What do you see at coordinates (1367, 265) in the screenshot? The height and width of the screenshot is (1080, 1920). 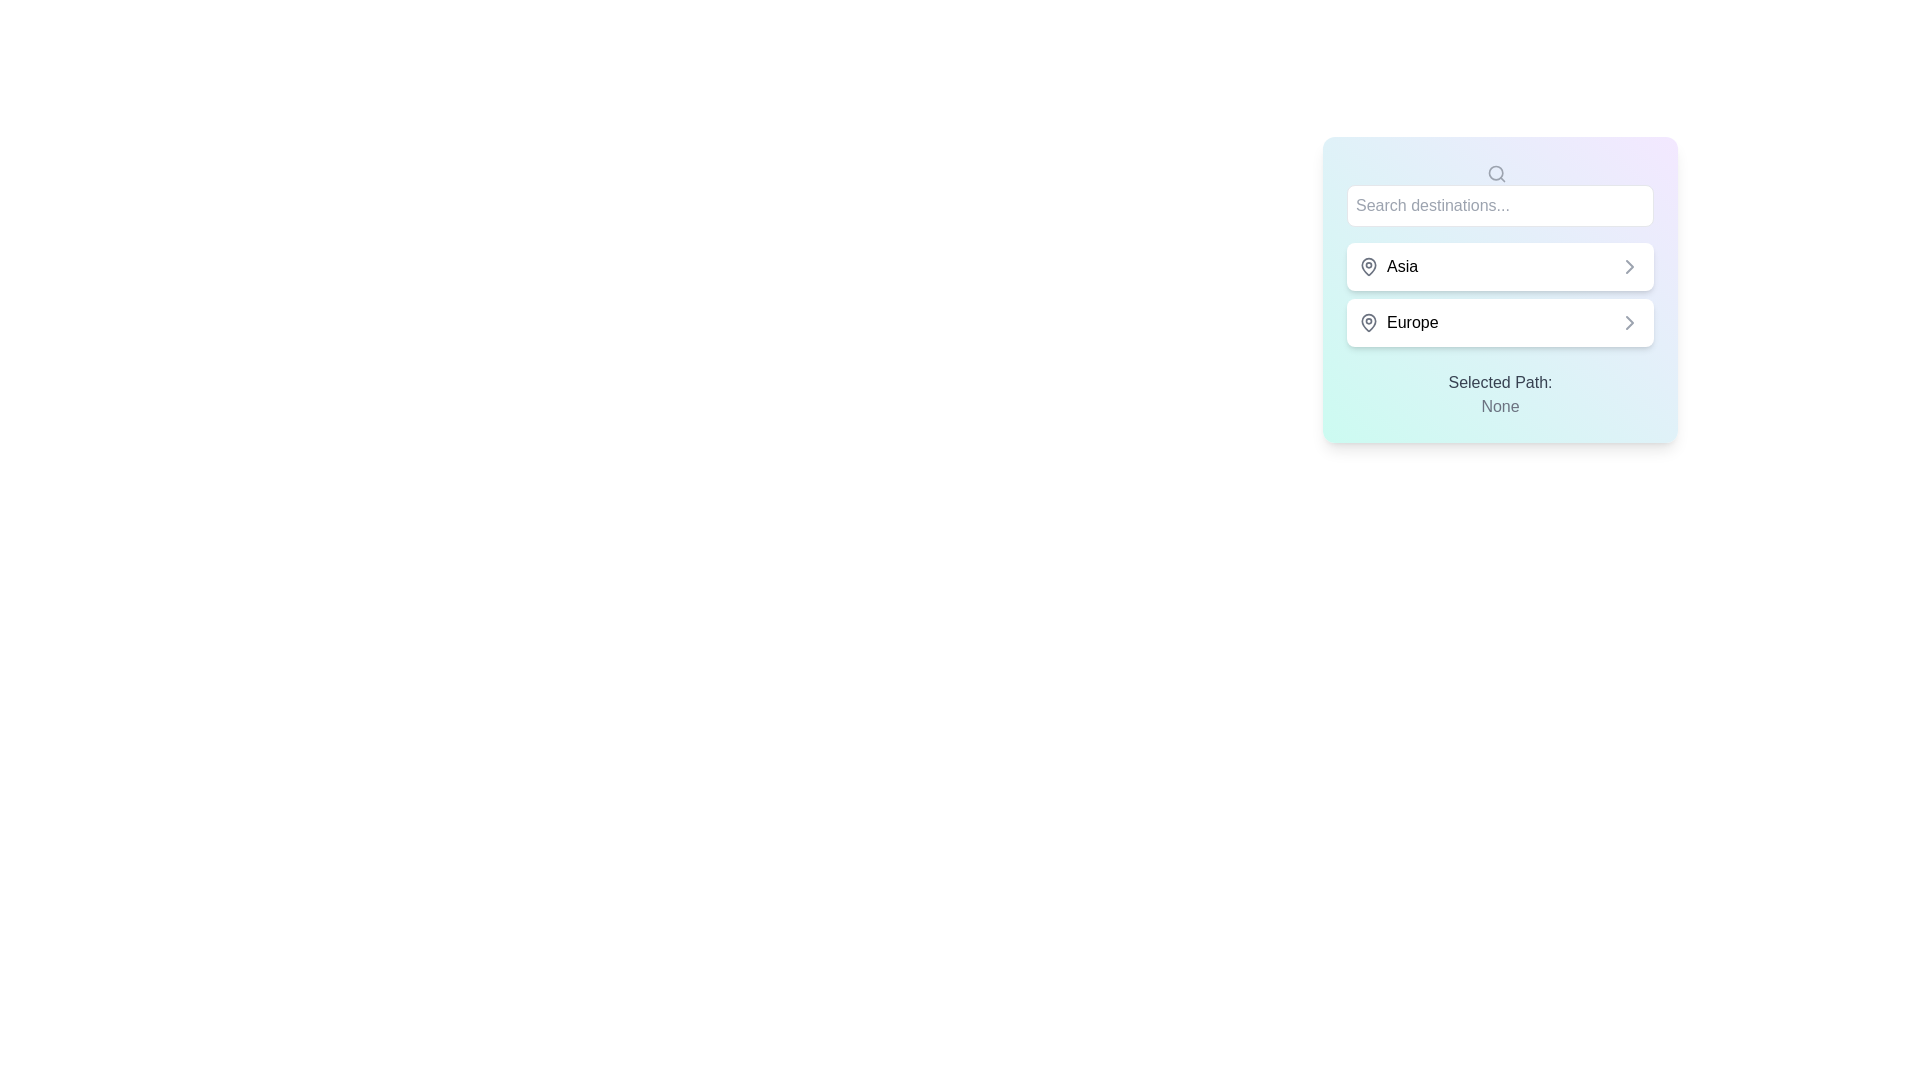 I see `the gray rounded map pin icon located to the left of the text 'Asia' in the UI` at bounding box center [1367, 265].